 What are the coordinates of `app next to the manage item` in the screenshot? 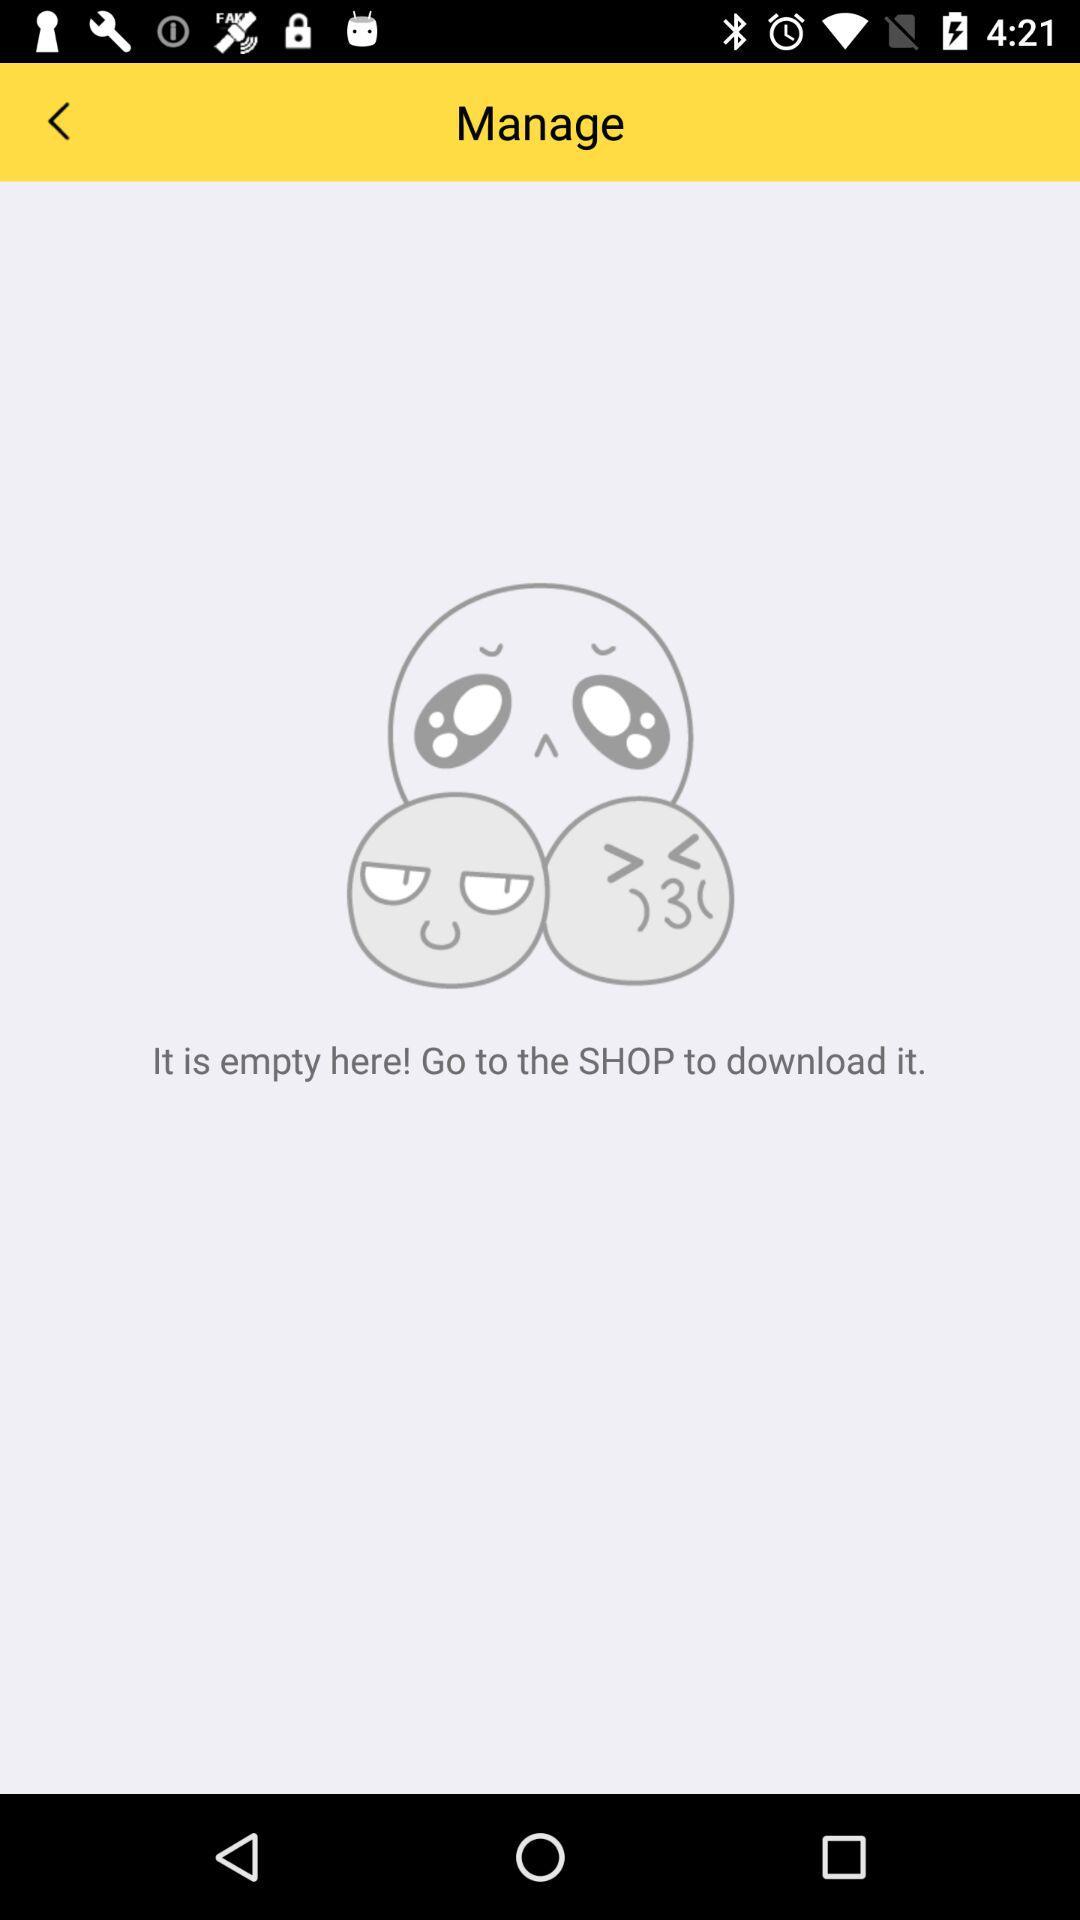 It's located at (56, 119).